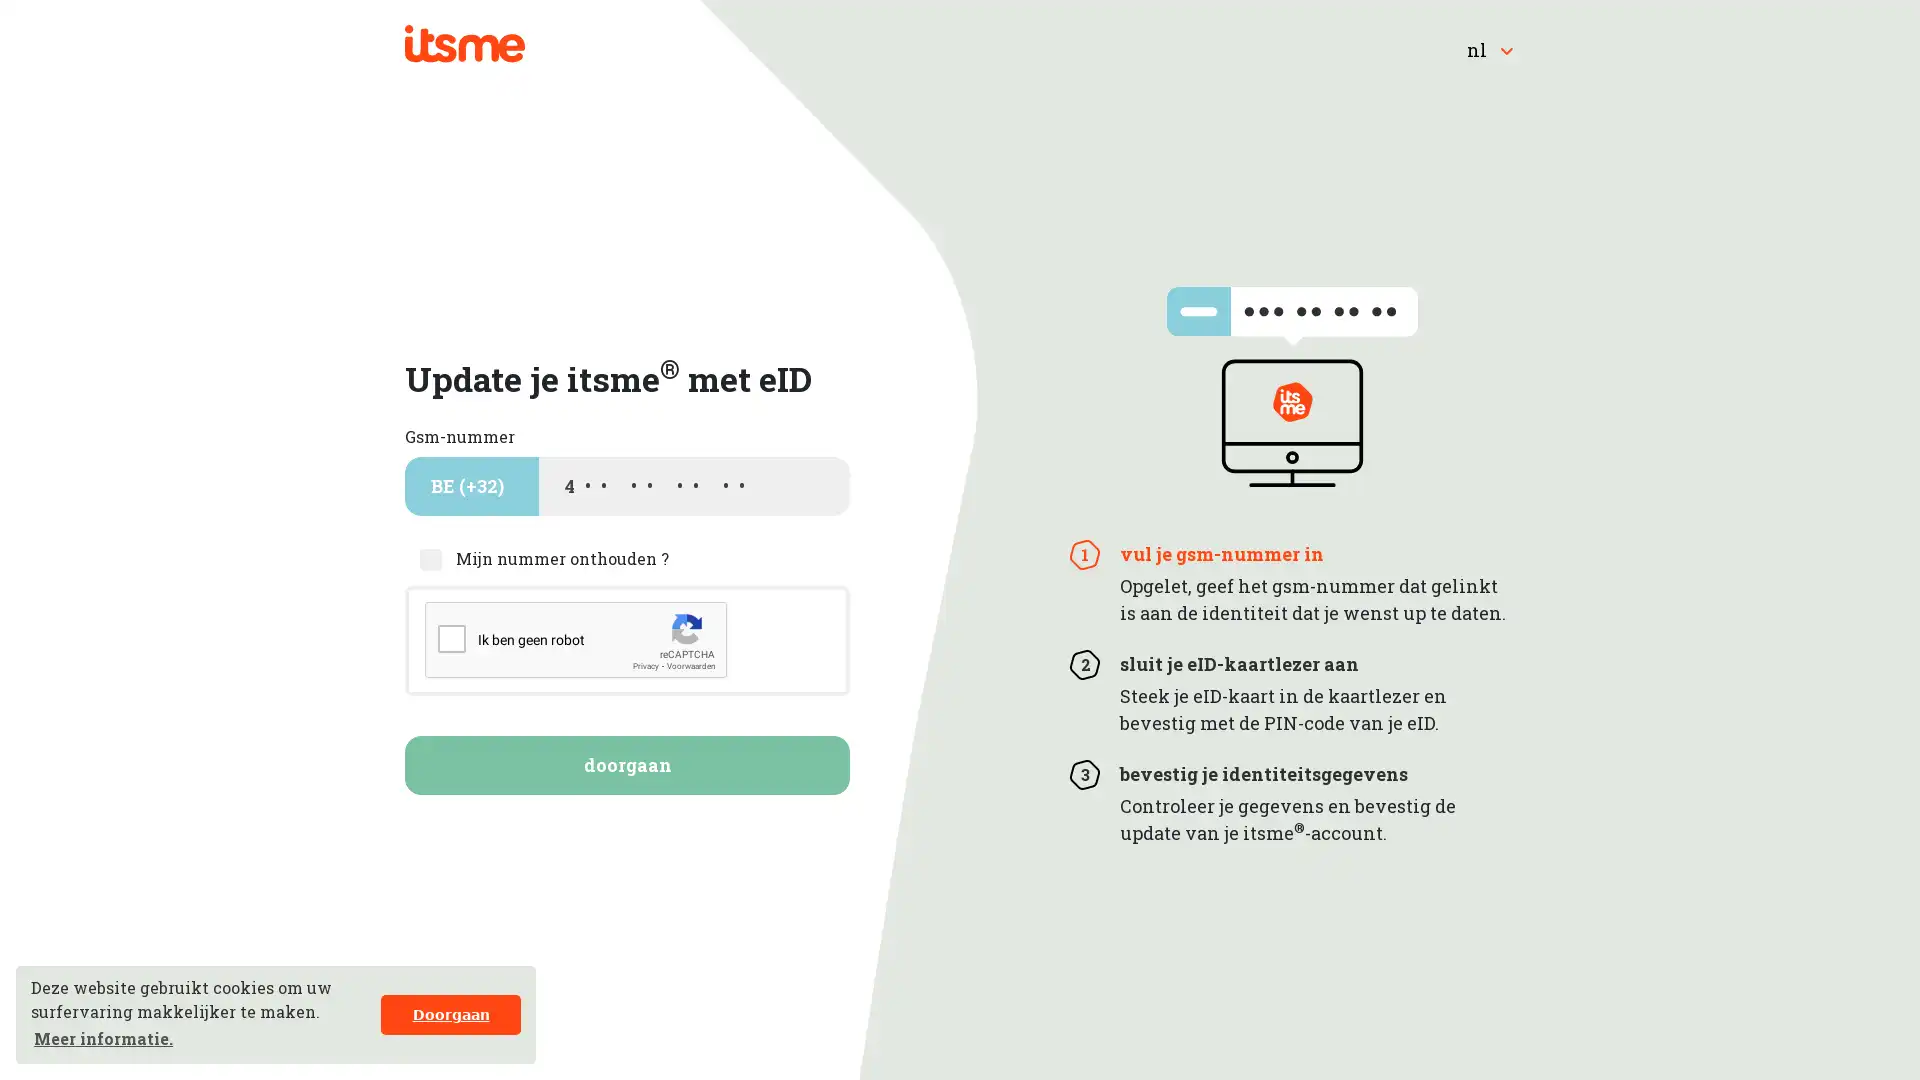 The image size is (1920, 1080). I want to click on doorgaan, so click(626, 765).